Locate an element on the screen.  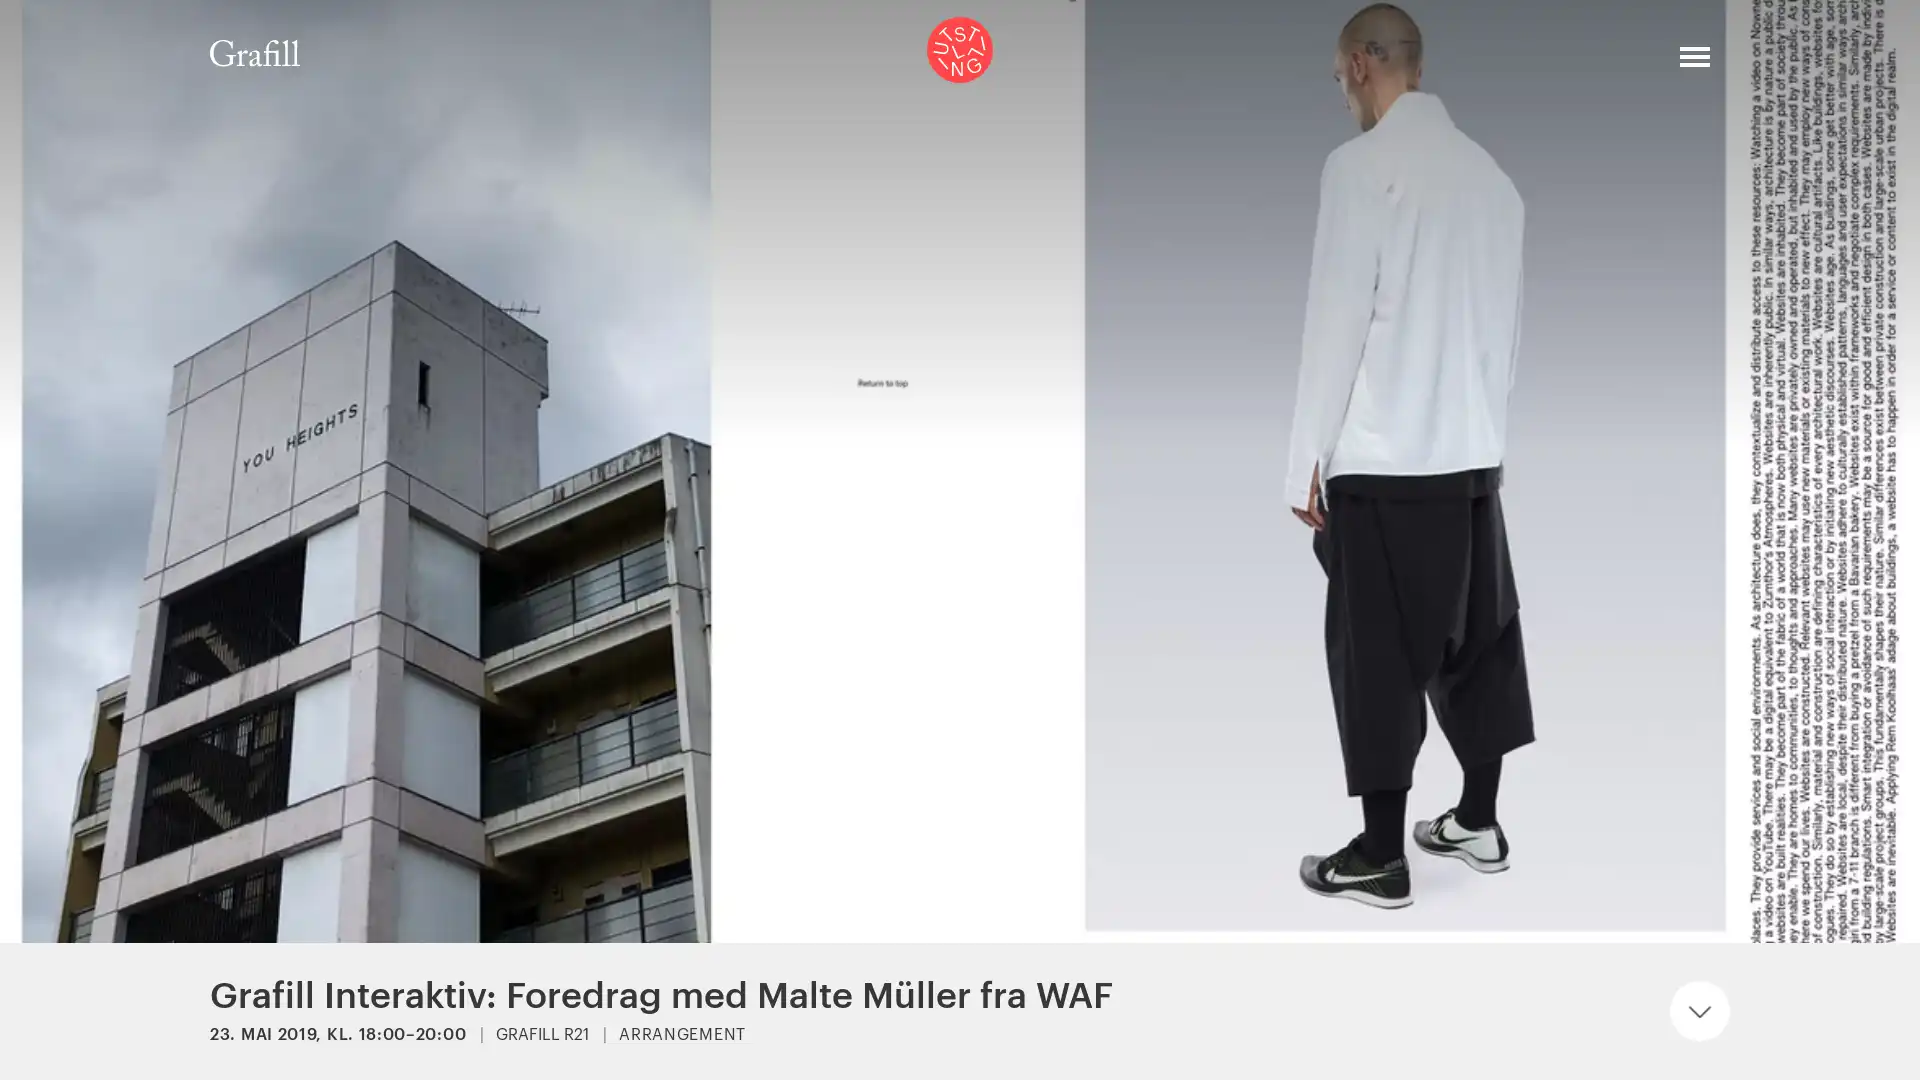
Sk is located at coordinates (1630, 64).